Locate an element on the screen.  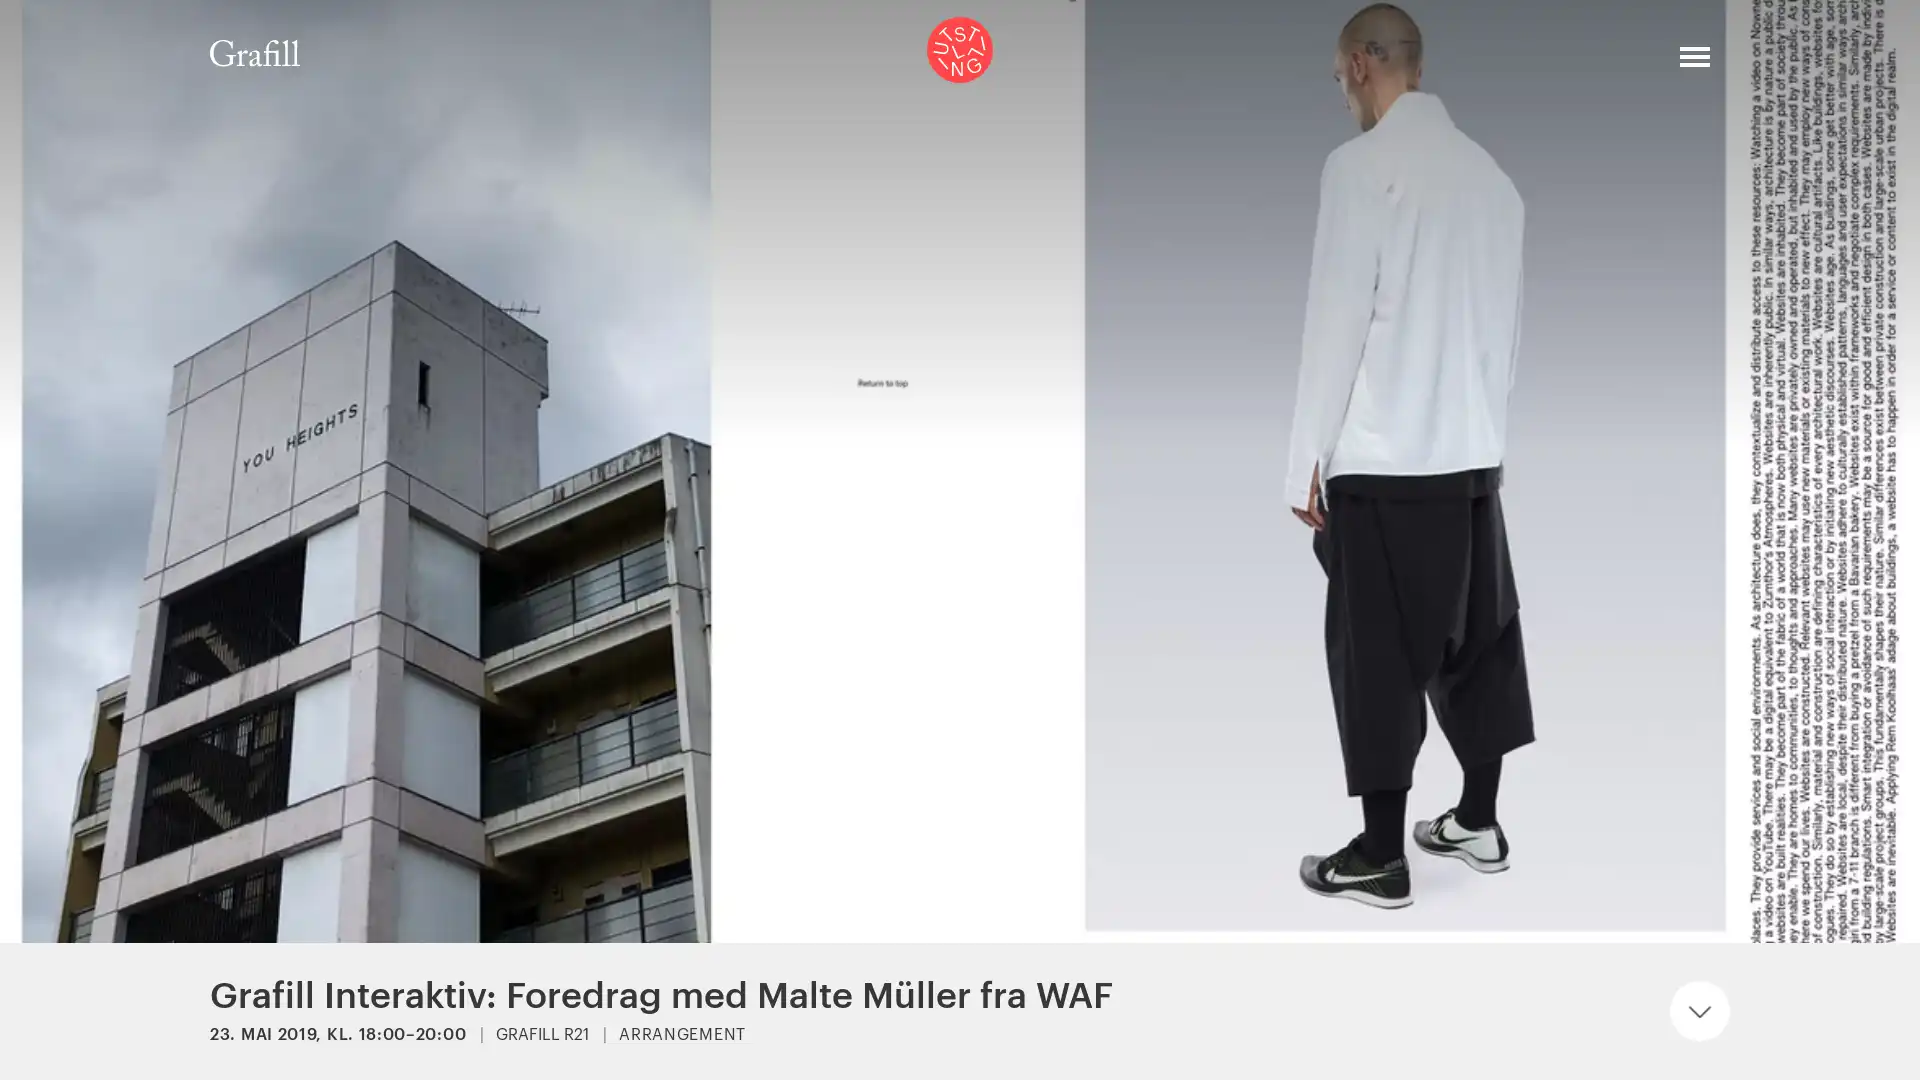
Sk is located at coordinates (1630, 64).